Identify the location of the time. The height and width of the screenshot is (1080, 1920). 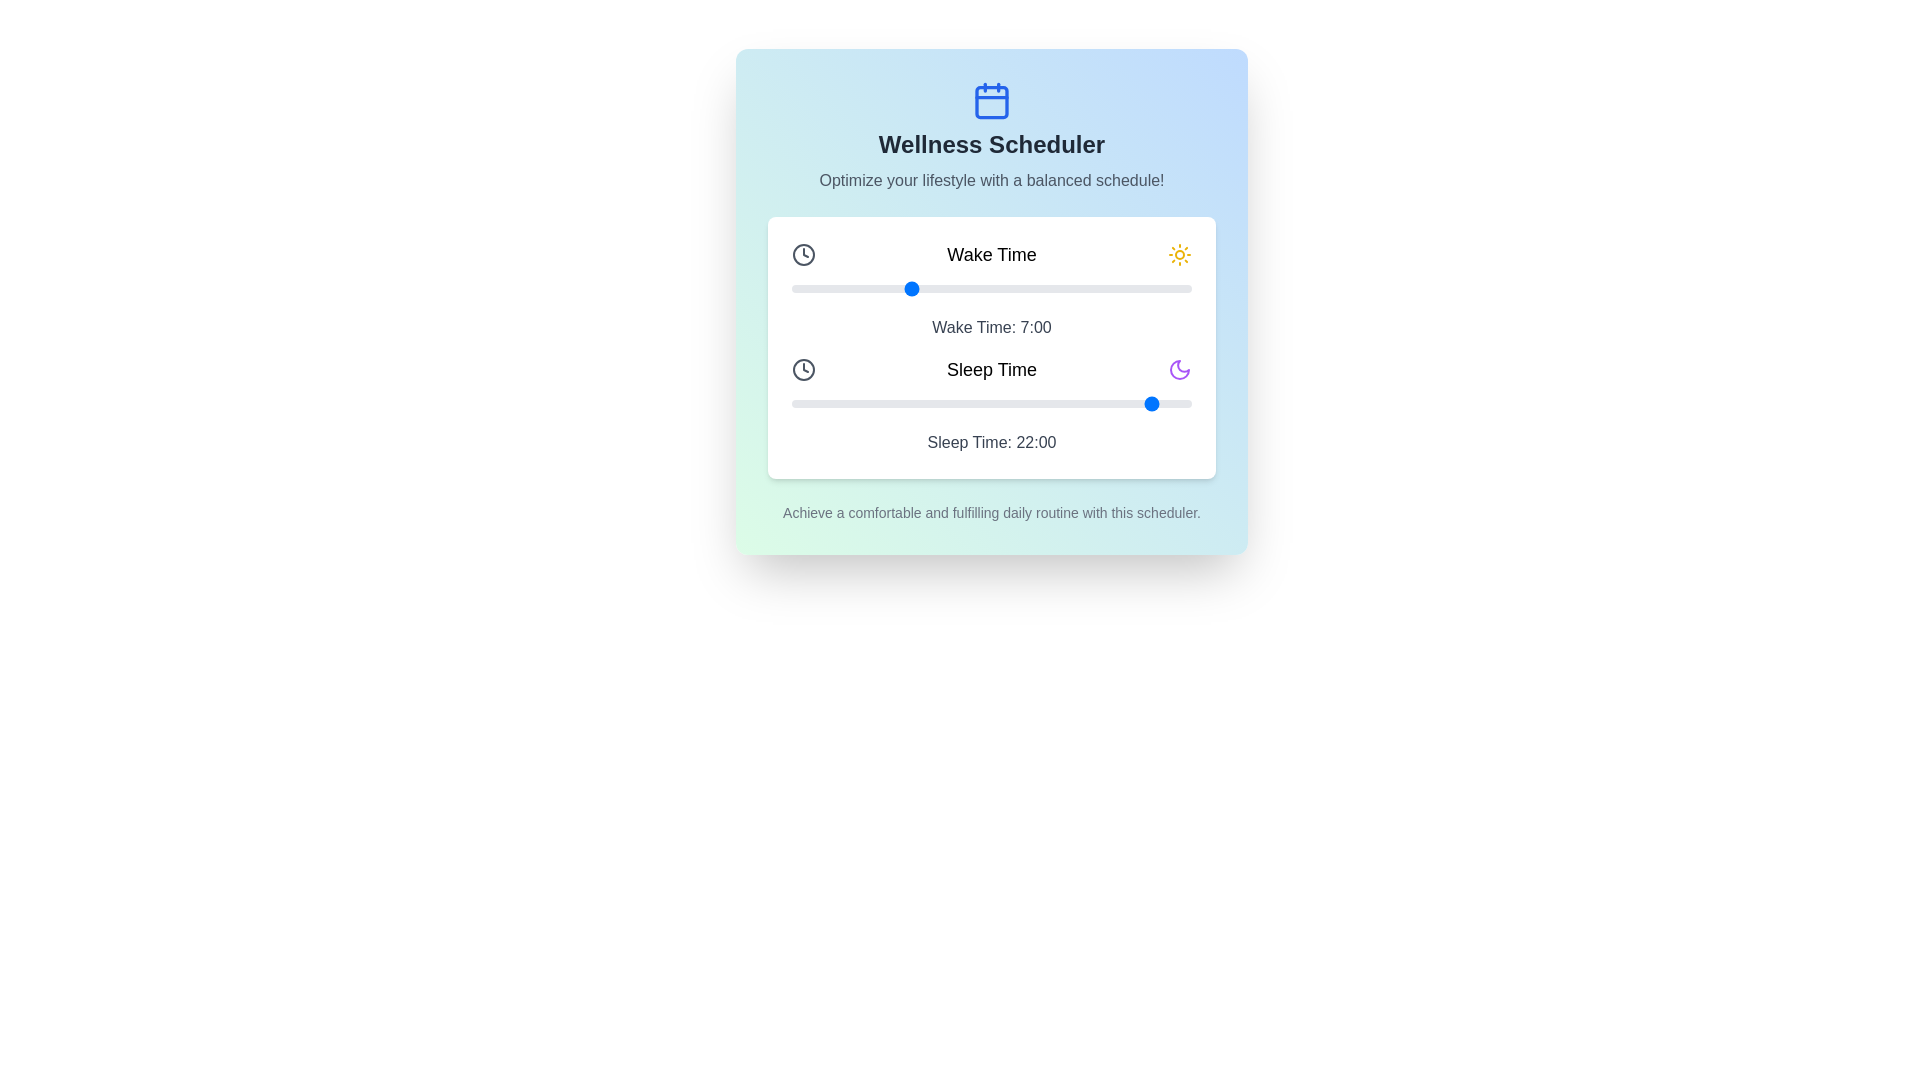
(1090, 404).